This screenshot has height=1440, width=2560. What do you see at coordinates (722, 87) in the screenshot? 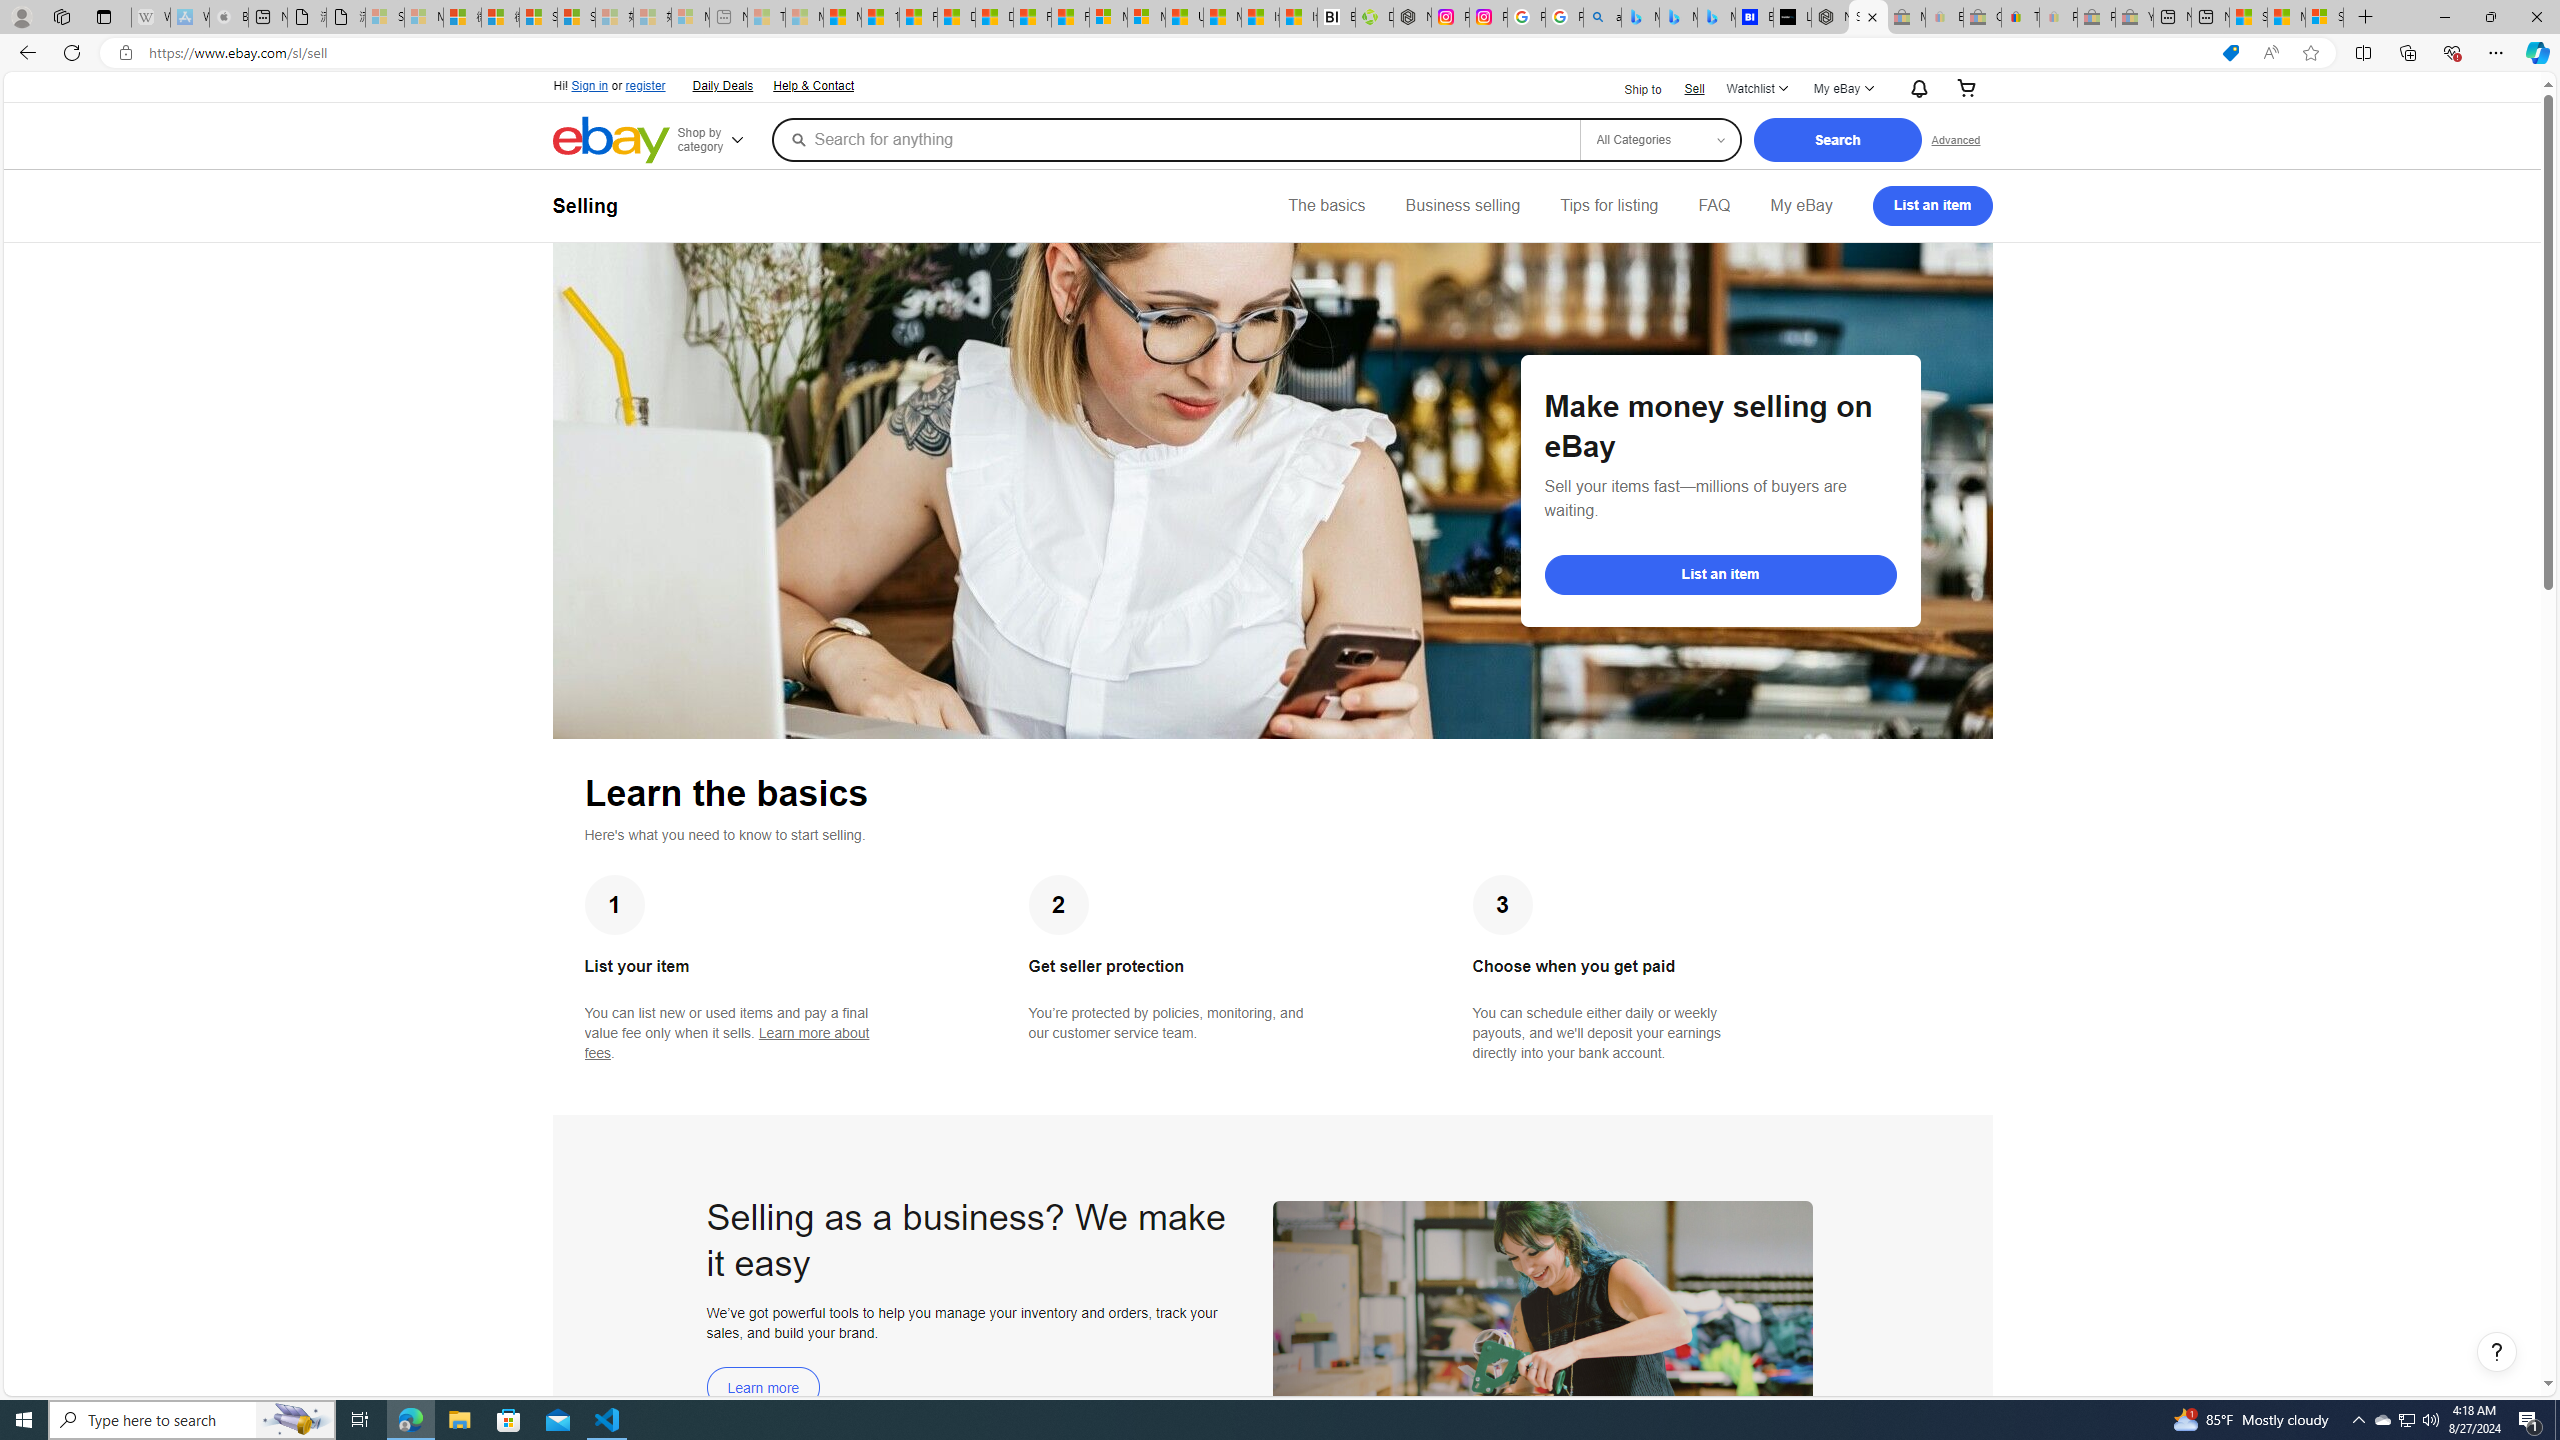
I see `'Daily Deals'` at bounding box center [722, 87].